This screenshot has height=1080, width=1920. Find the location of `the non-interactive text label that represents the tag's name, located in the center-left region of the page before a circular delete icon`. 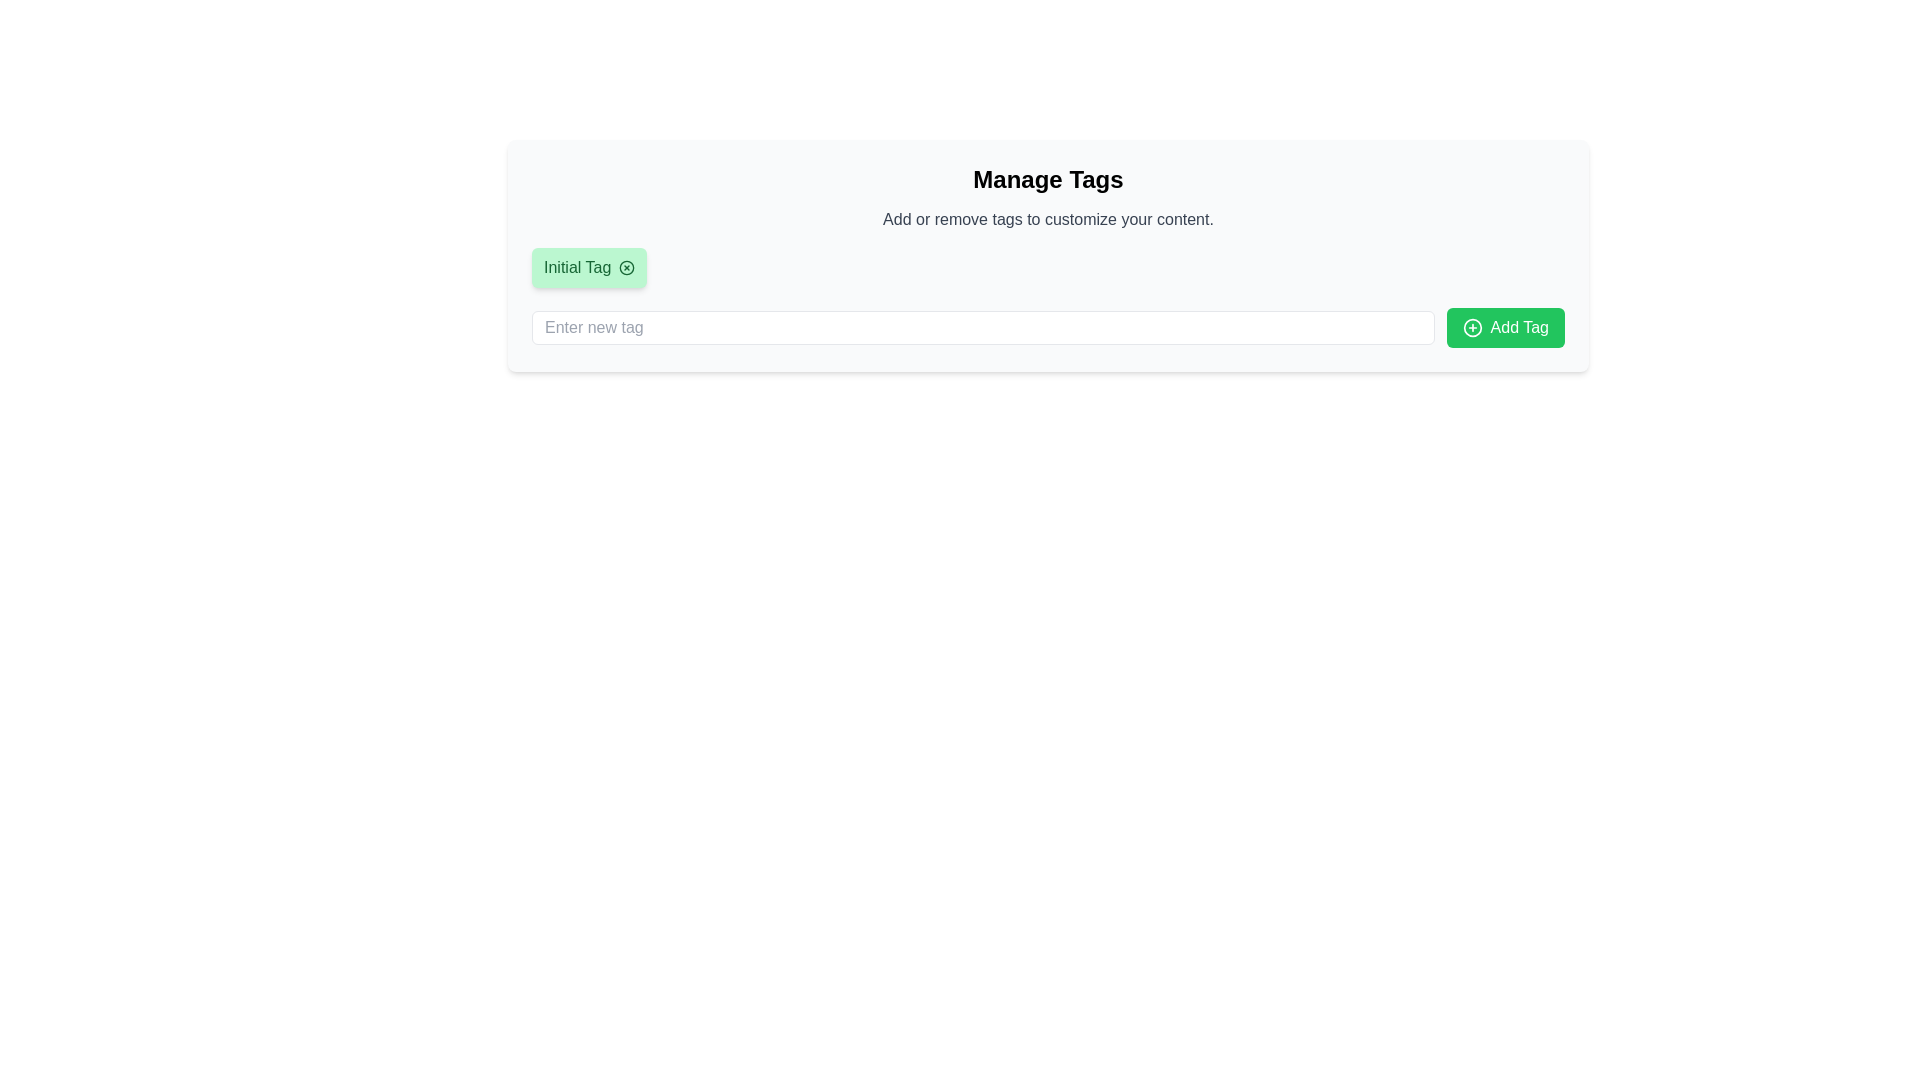

the non-interactive text label that represents the tag's name, located in the center-left region of the page before a circular delete icon is located at coordinates (576, 266).